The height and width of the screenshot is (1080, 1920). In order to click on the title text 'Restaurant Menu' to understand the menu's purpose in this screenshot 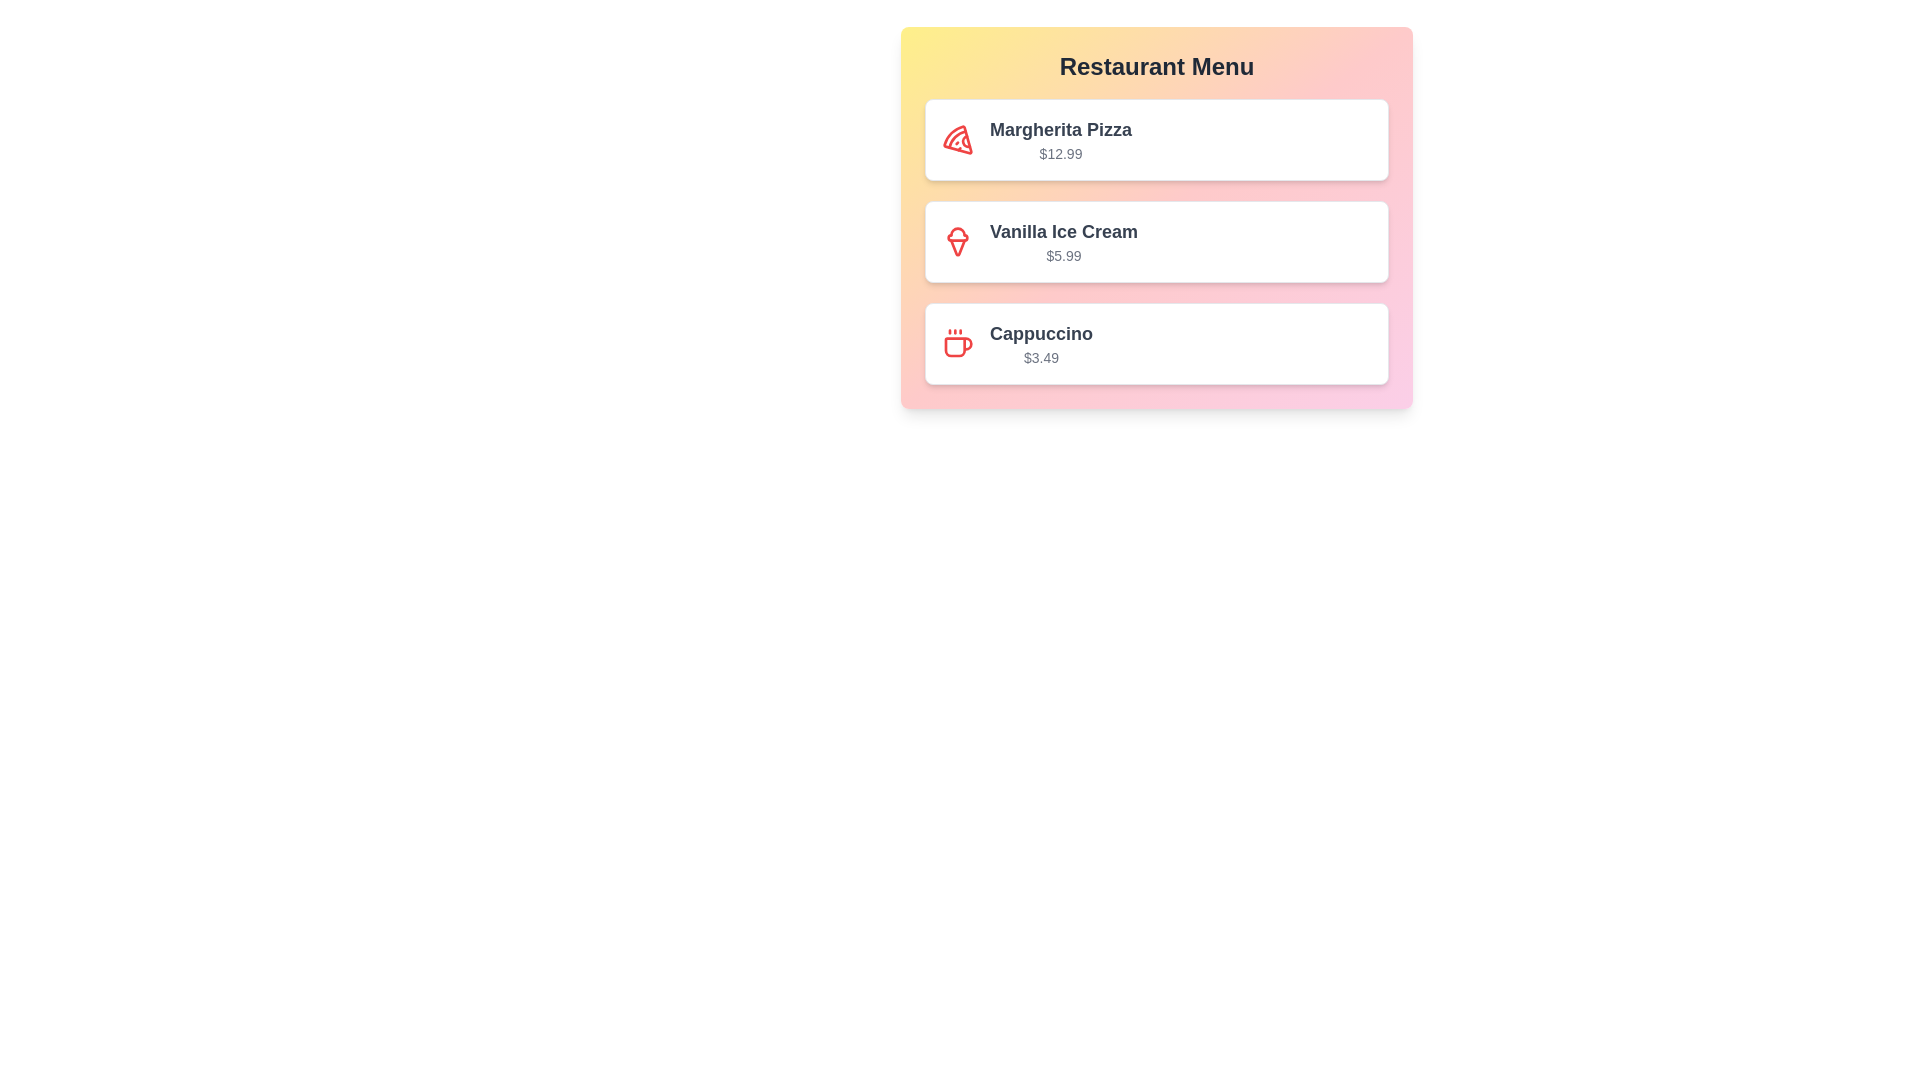, I will do `click(1156, 65)`.